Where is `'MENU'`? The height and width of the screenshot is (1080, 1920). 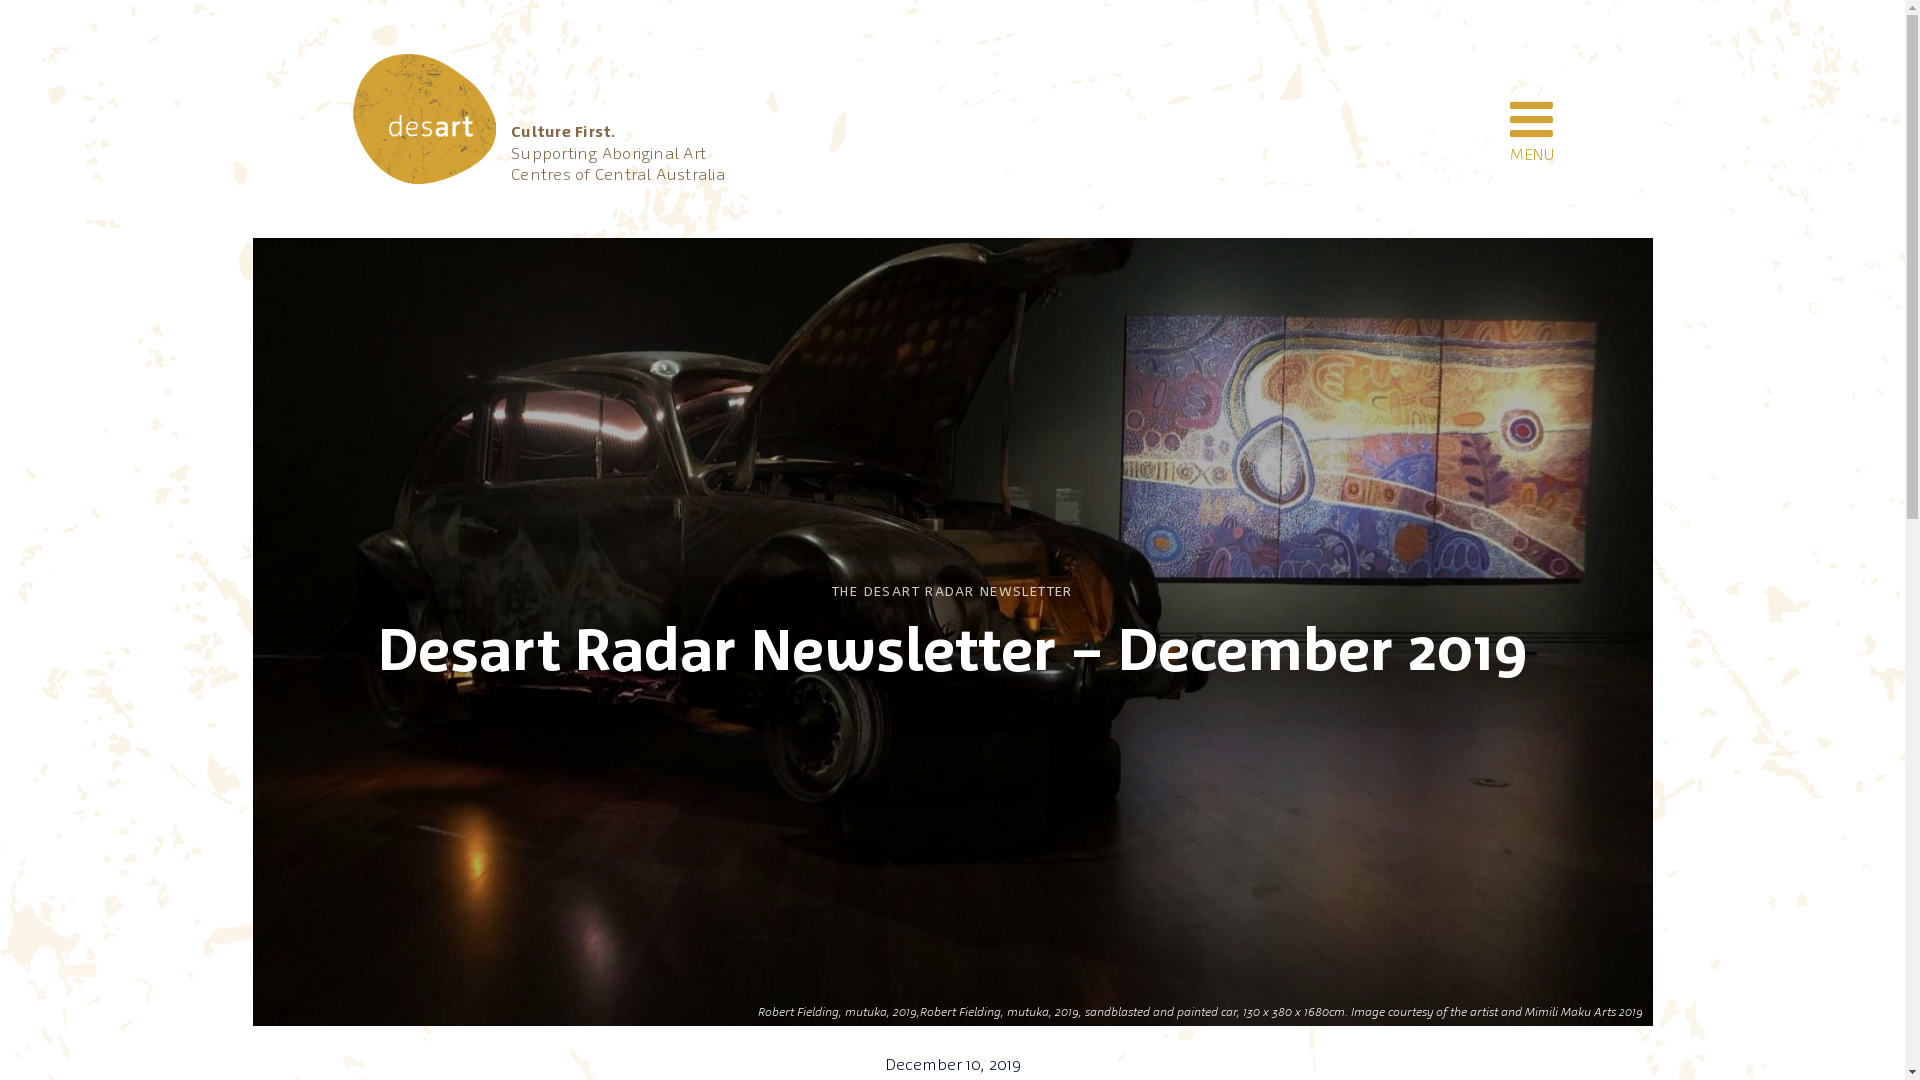 'MENU' is located at coordinates (1530, 119).